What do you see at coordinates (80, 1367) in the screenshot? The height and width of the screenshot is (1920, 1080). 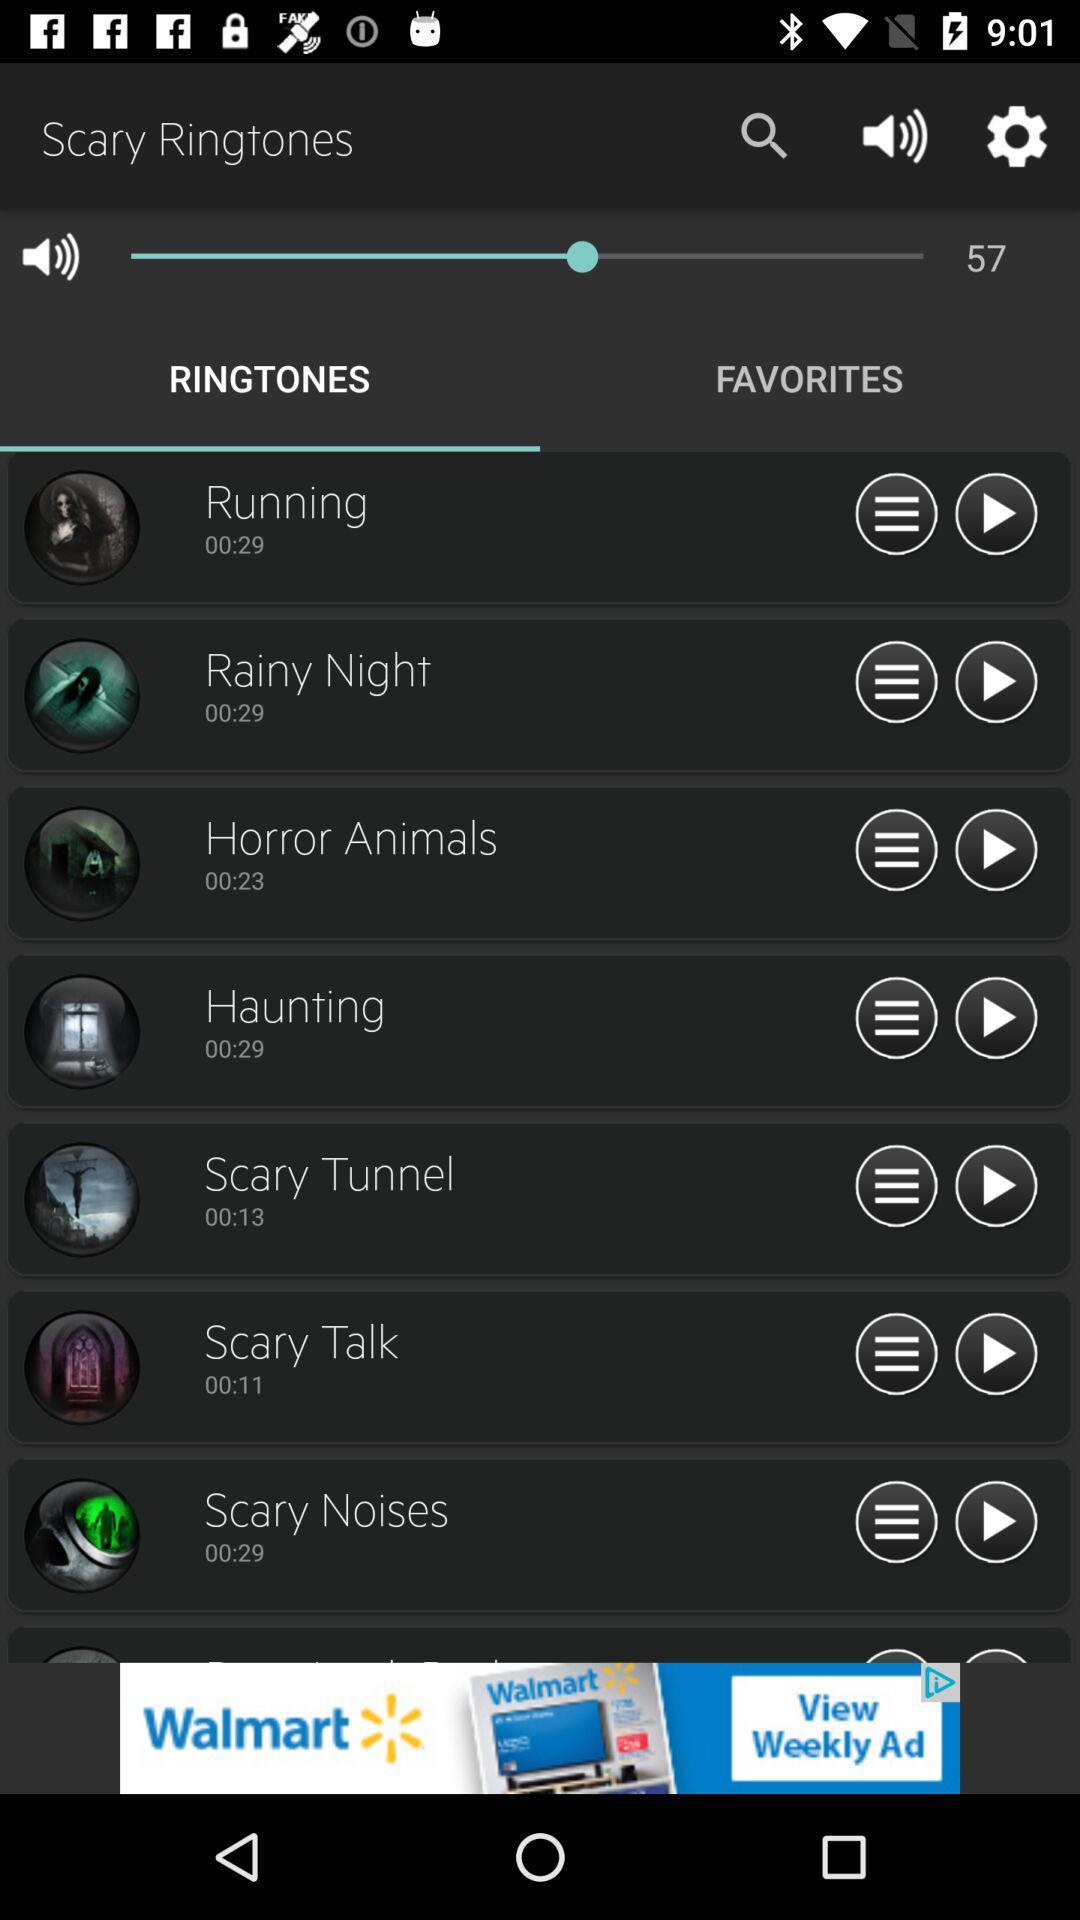 I see `open 'scary talk info` at bounding box center [80, 1367].